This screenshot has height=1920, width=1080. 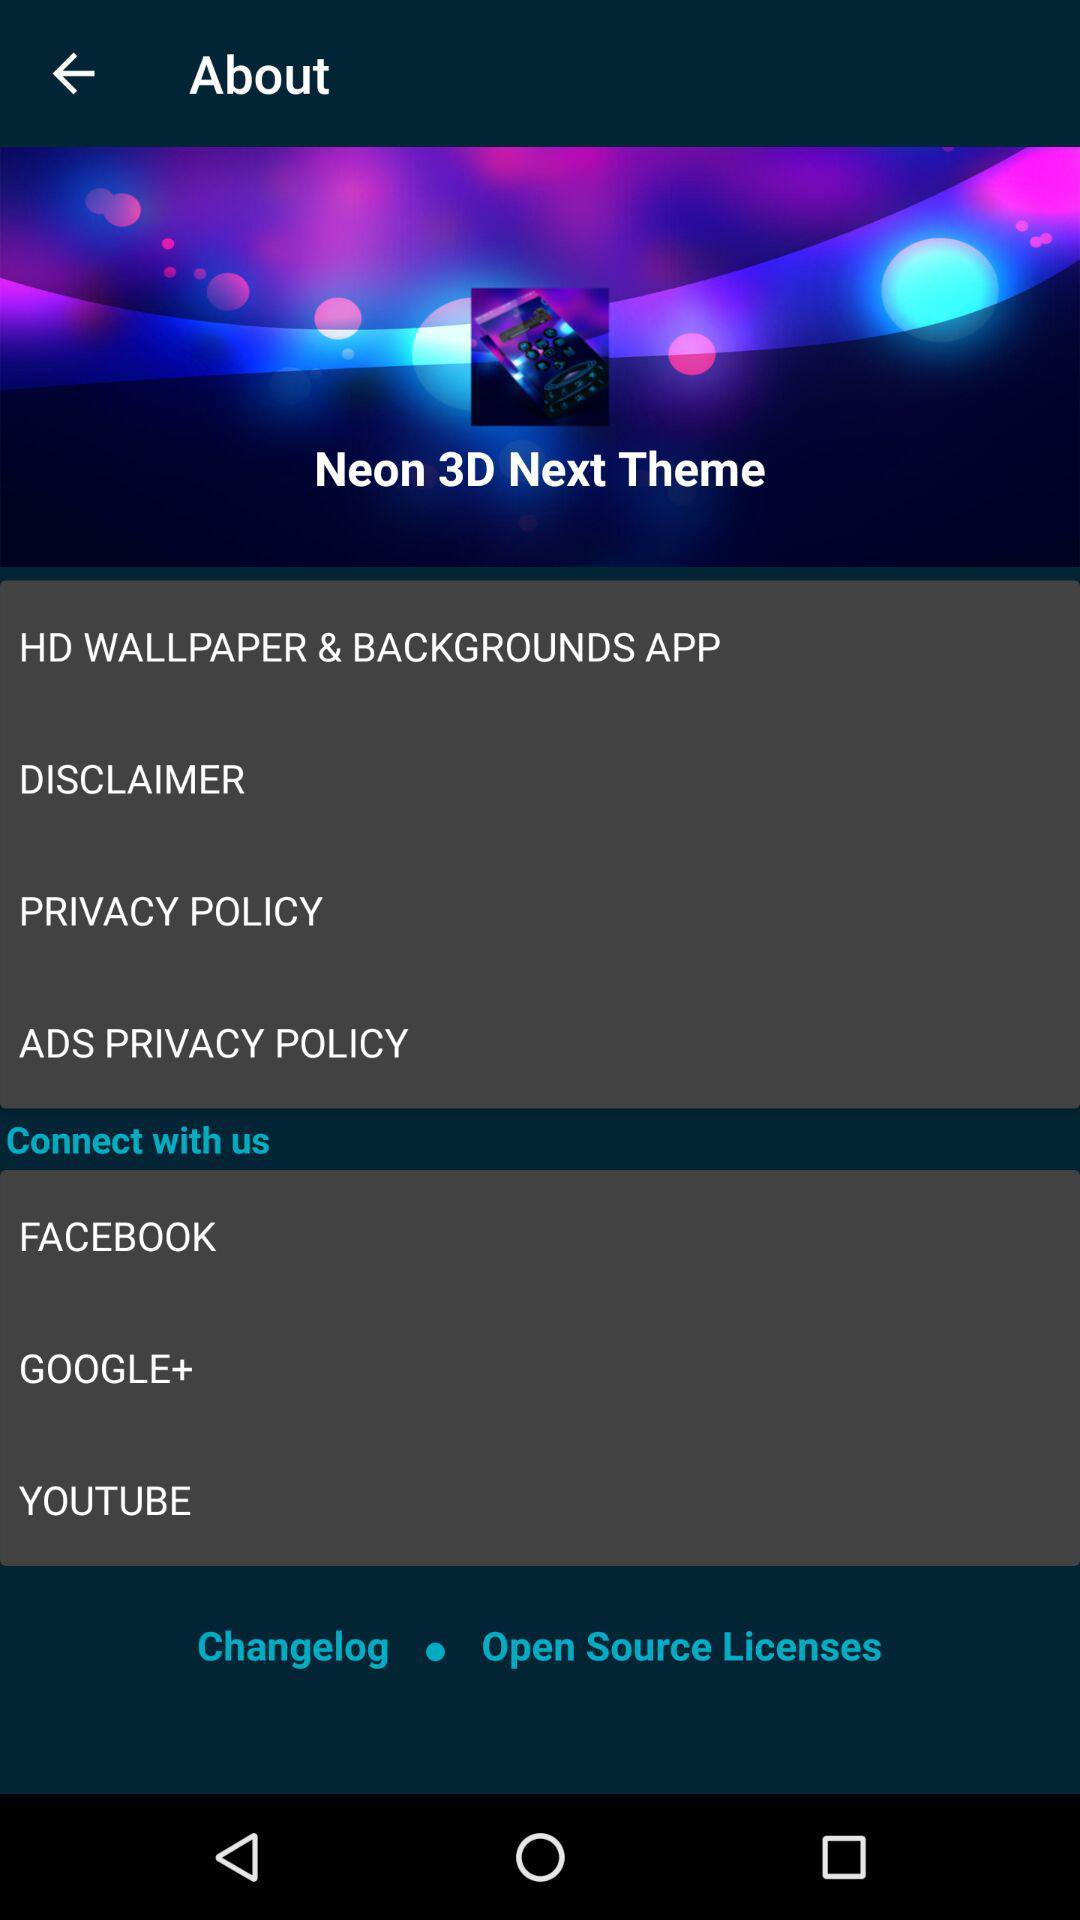 What do you see at coordinates (540, 1499) in the screenshot?
I see `the youtube icon` at bounding box center [540, 1499].